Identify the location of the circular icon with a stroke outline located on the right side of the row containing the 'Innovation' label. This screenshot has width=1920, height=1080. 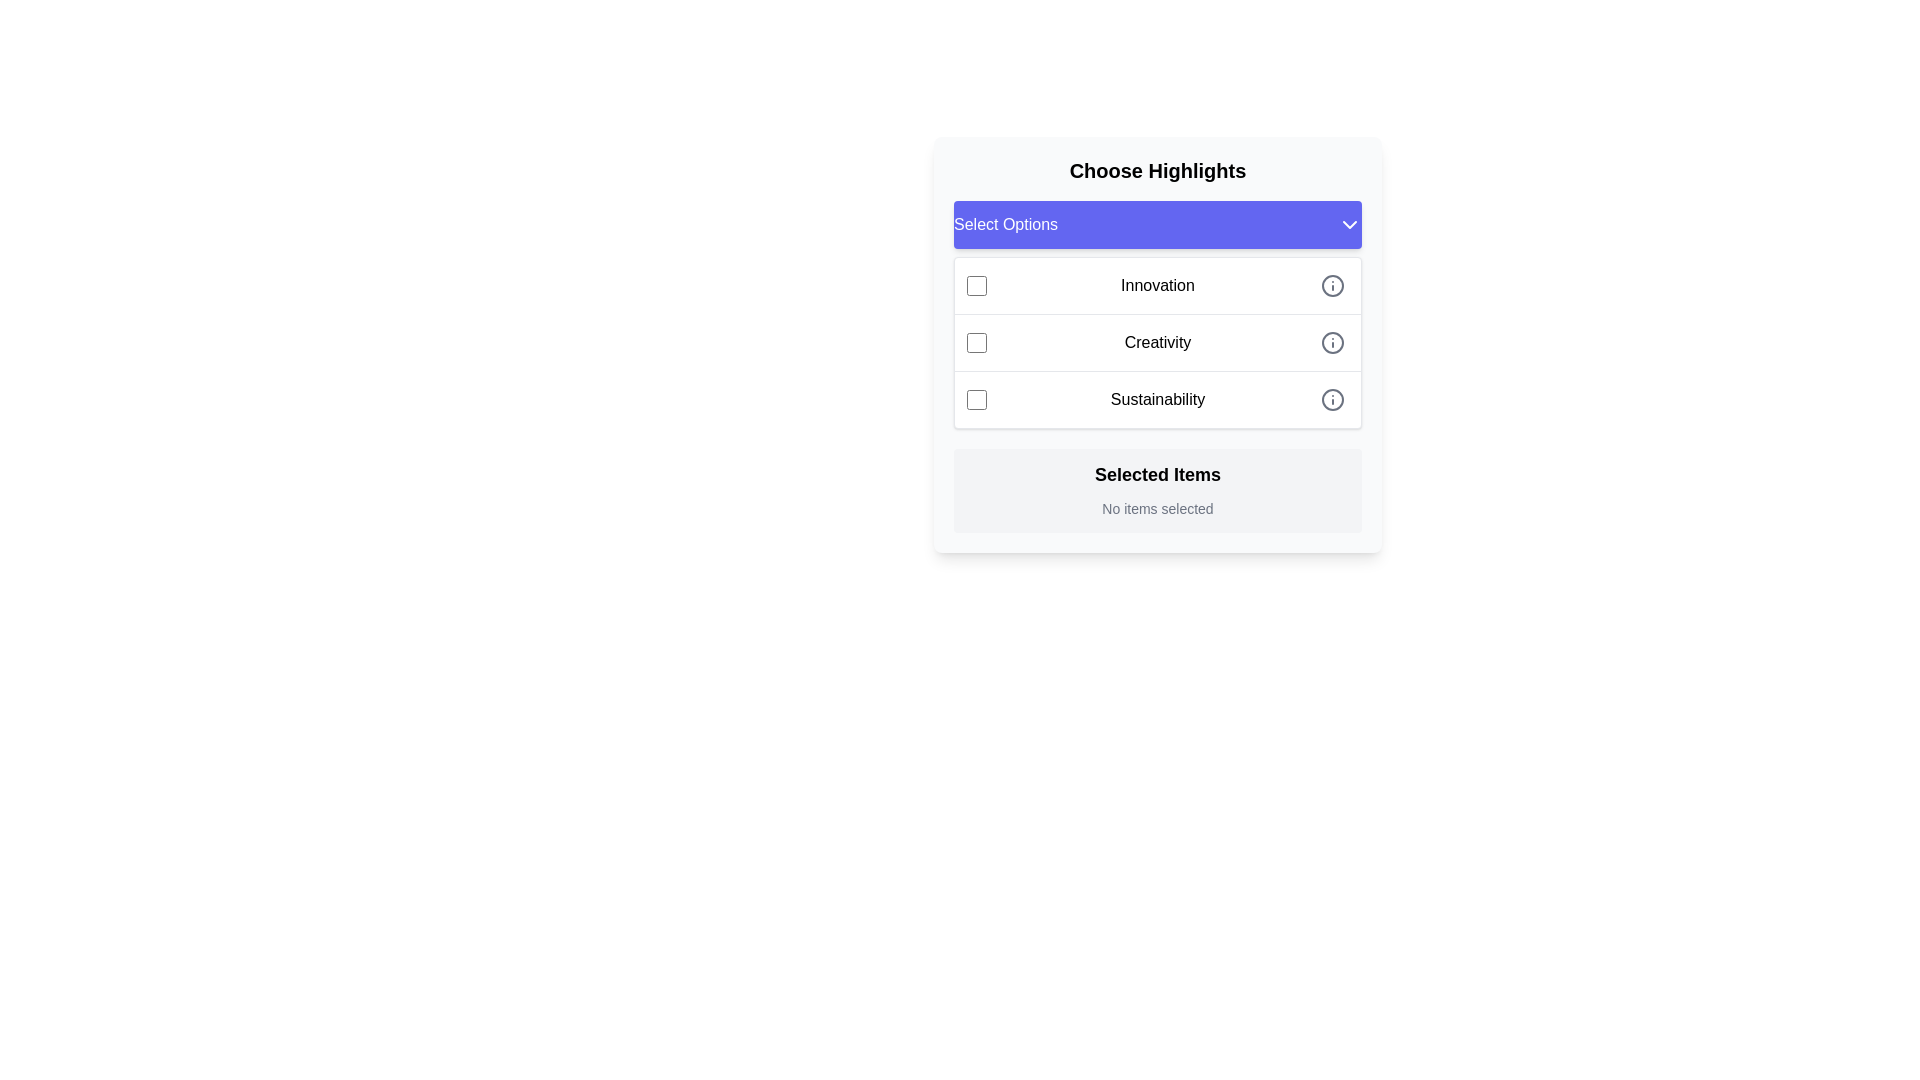
(1333, 285).